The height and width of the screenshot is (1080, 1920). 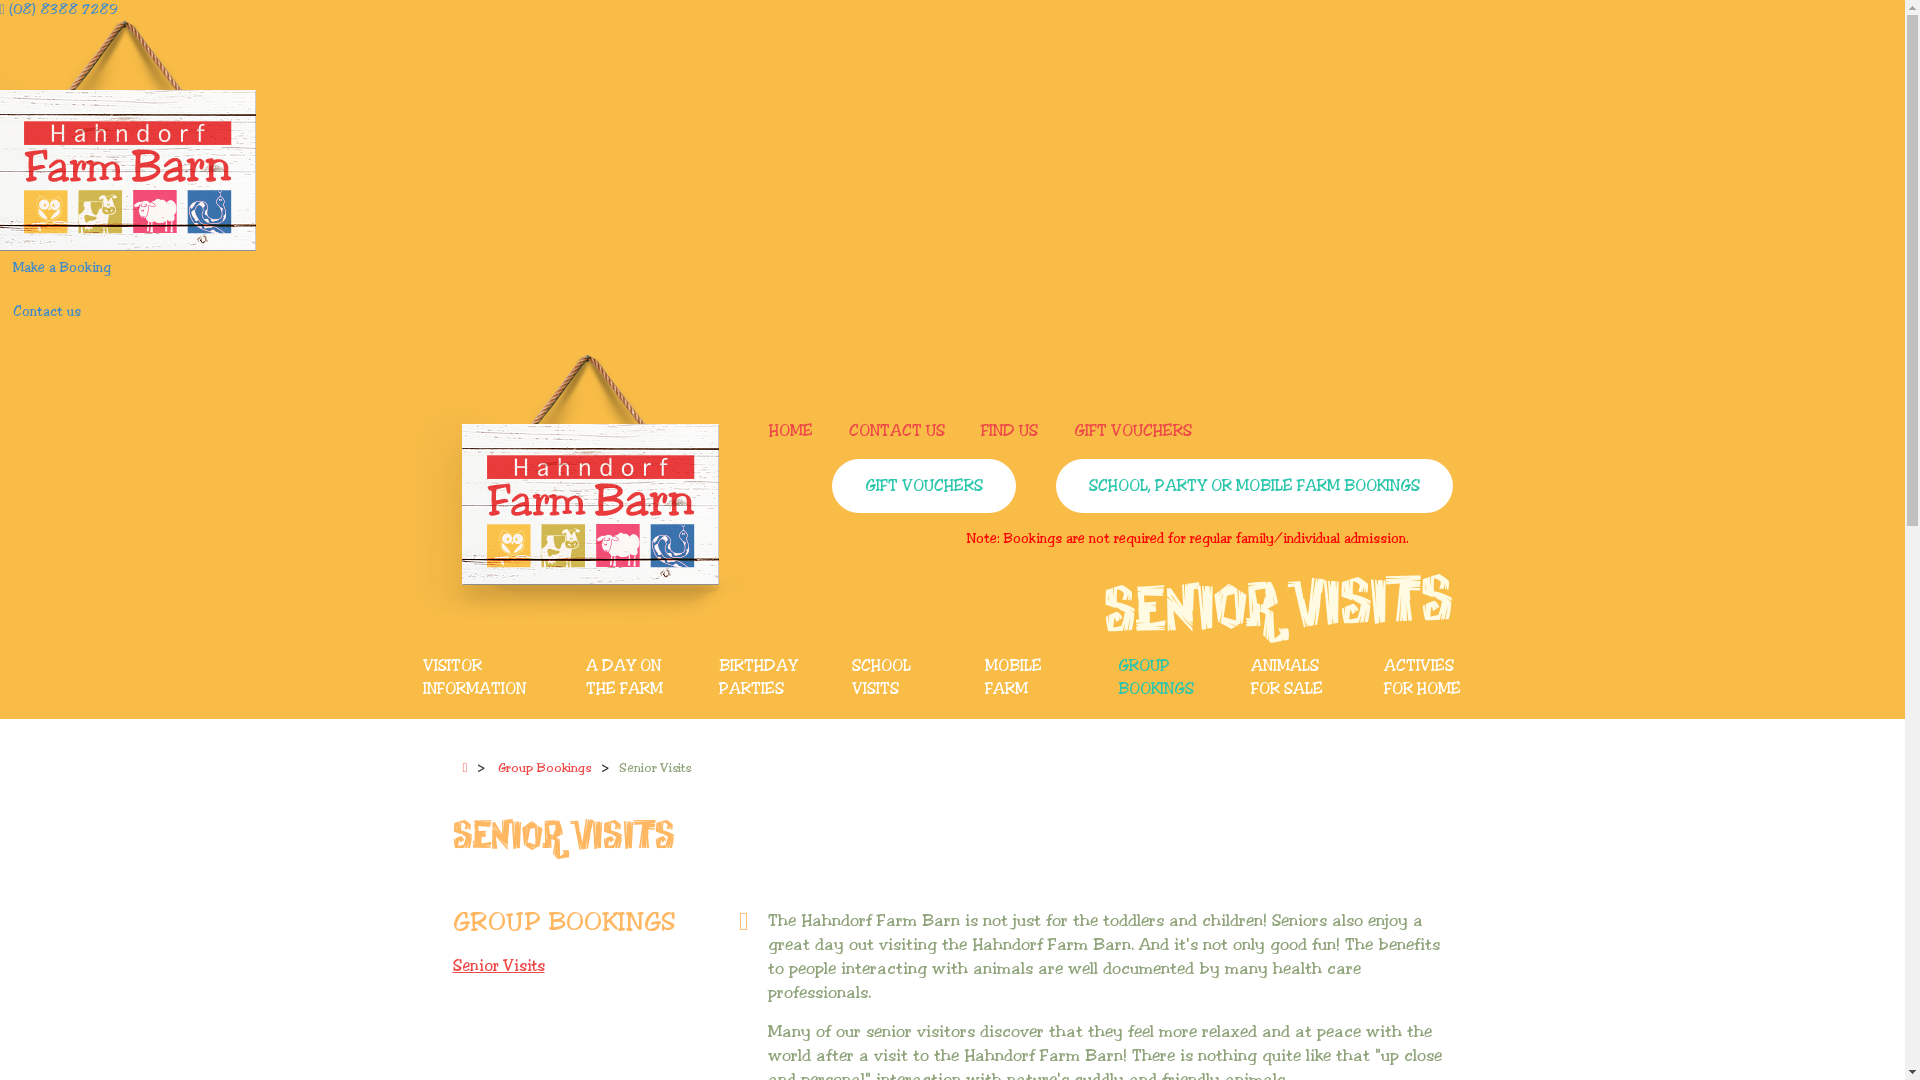 What do you see at coordinates (62, 266) in the screenshot?
I see `'Make a Booking'` at bounding box center [62, 266].